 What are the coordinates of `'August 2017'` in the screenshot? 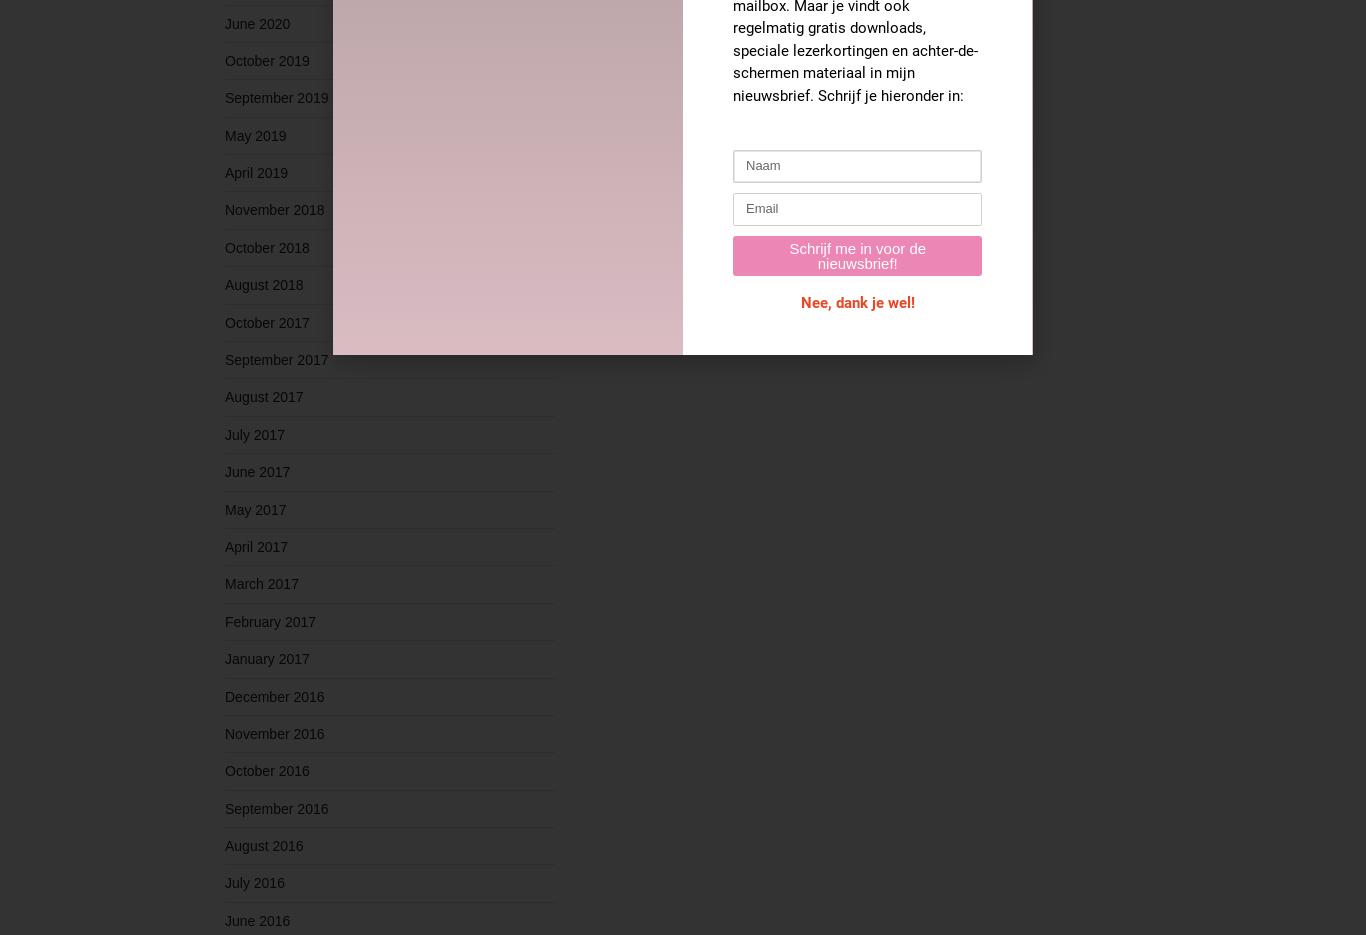 It's located at (264, 397).